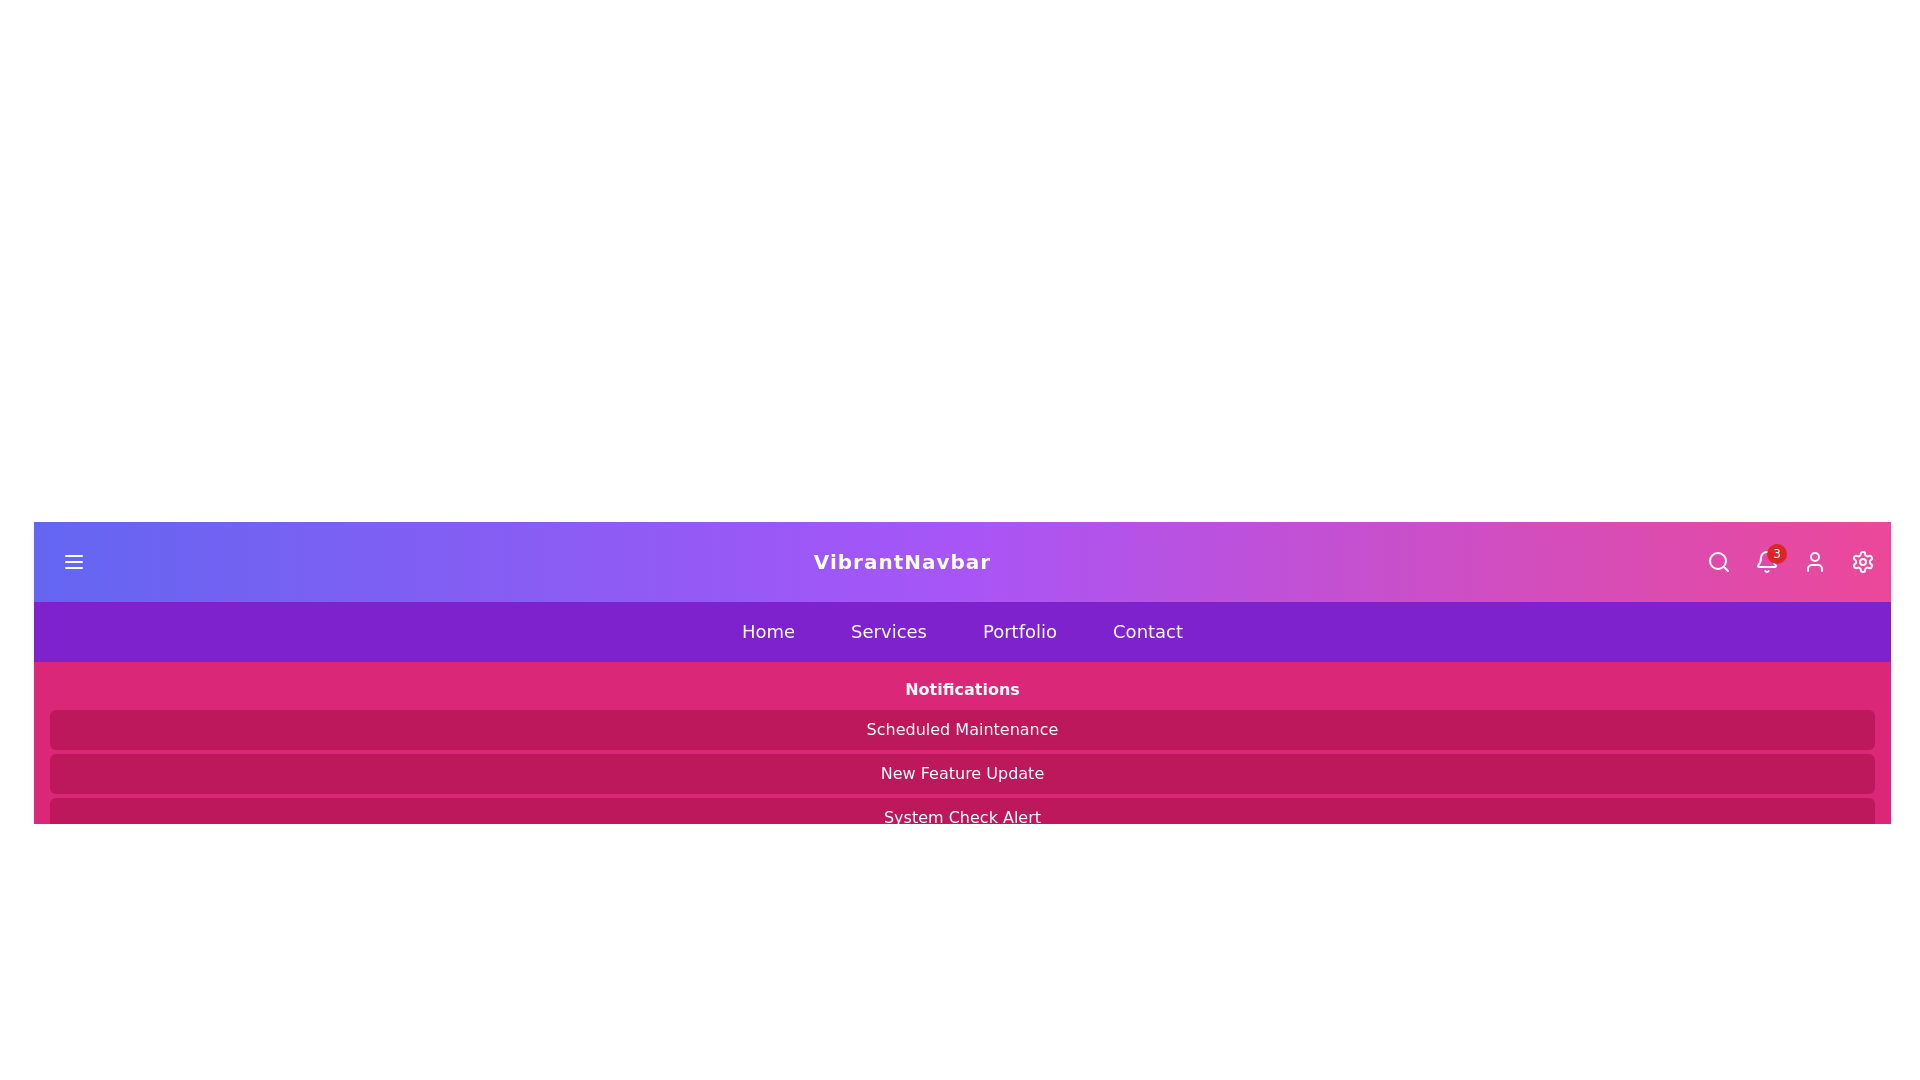 This screenshot has width=1920, height=1080. What do you see at coordinates (962, 689) in the screenshot?
I see `the 'Notifications' text label, which is styled in bold font and positioned centrally on a pink background, above the list of notification items` at bounding box center [962, 689].